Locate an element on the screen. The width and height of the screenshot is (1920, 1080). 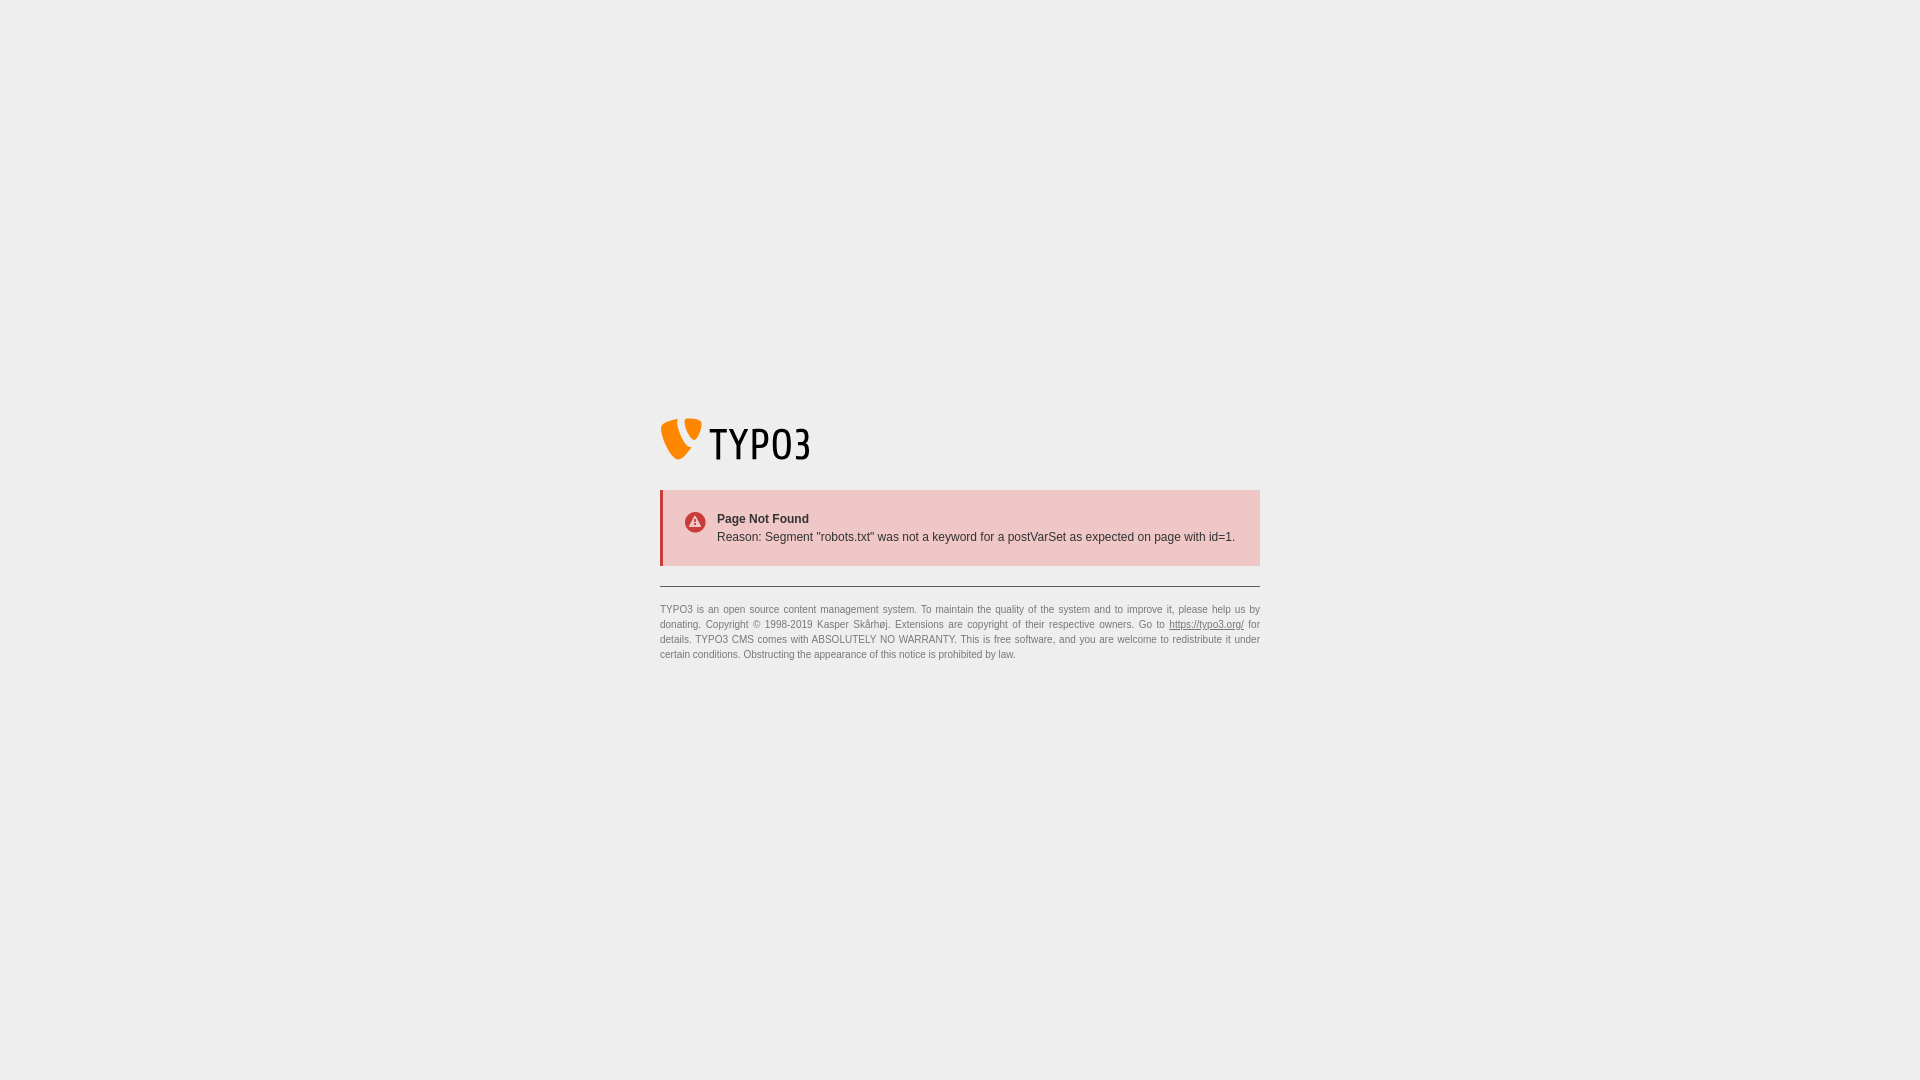
'https://typo3.org/' is located at coordinates (1205, 623).